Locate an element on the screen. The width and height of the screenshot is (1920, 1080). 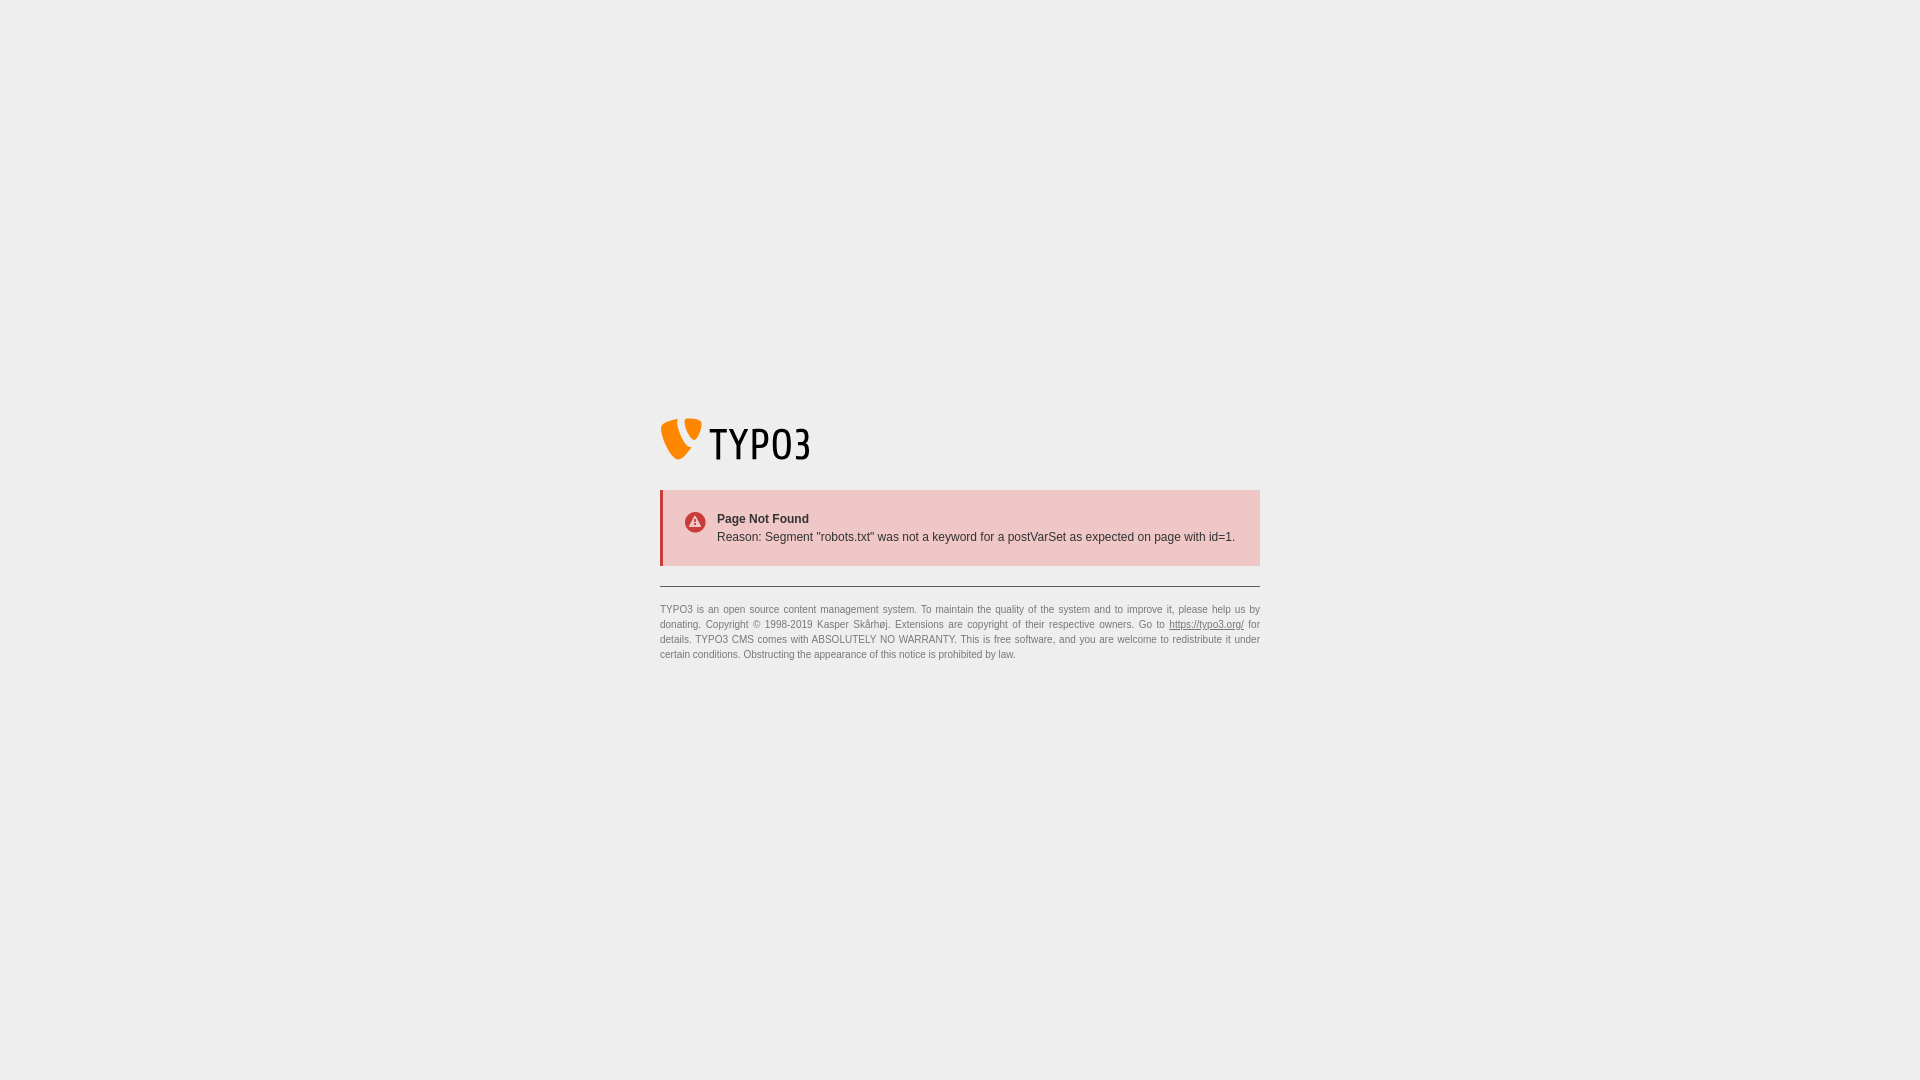
'https://typo3.org/' is located at coordinates (1205, 623).